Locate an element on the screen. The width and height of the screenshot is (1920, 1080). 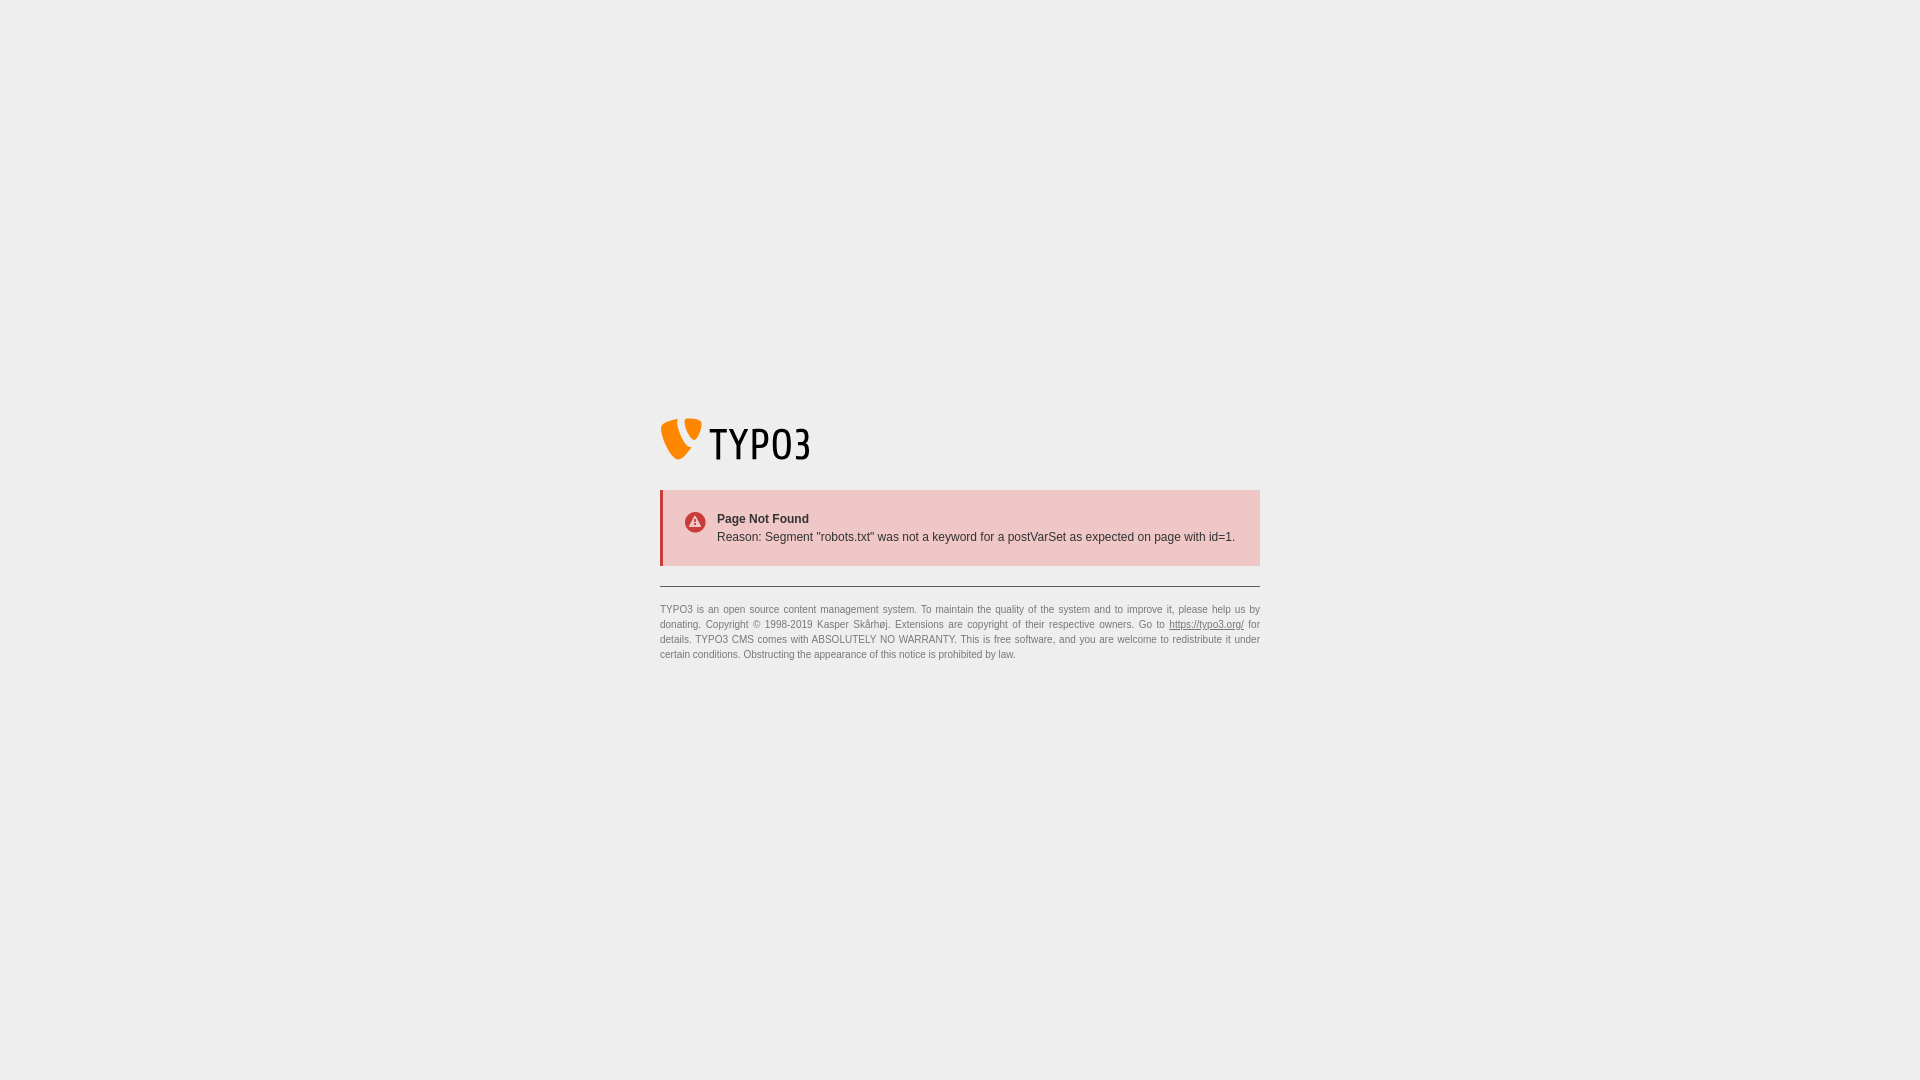
'https://typo3.org/' is located at coordinates (1205, 623).